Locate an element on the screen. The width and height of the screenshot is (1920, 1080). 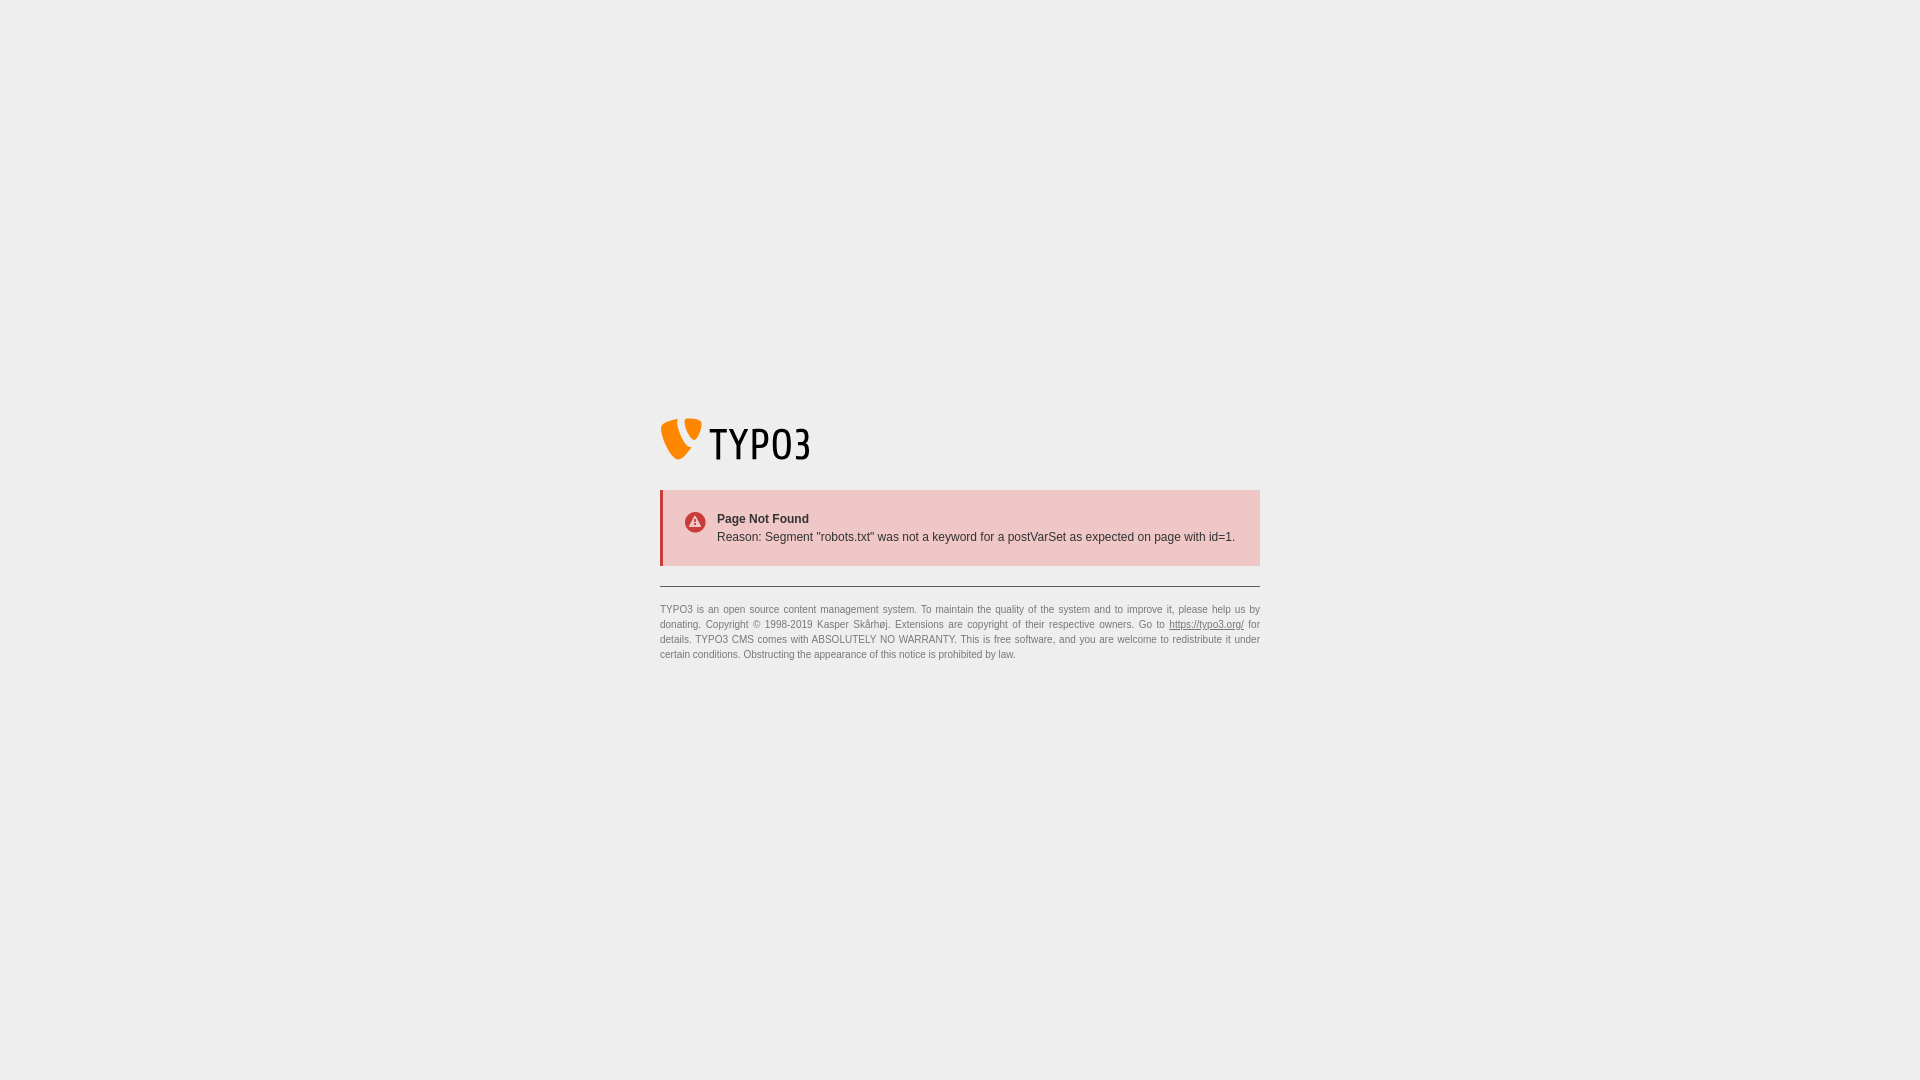
'https://typo3.org/' is located at coordinates (1205, 623).